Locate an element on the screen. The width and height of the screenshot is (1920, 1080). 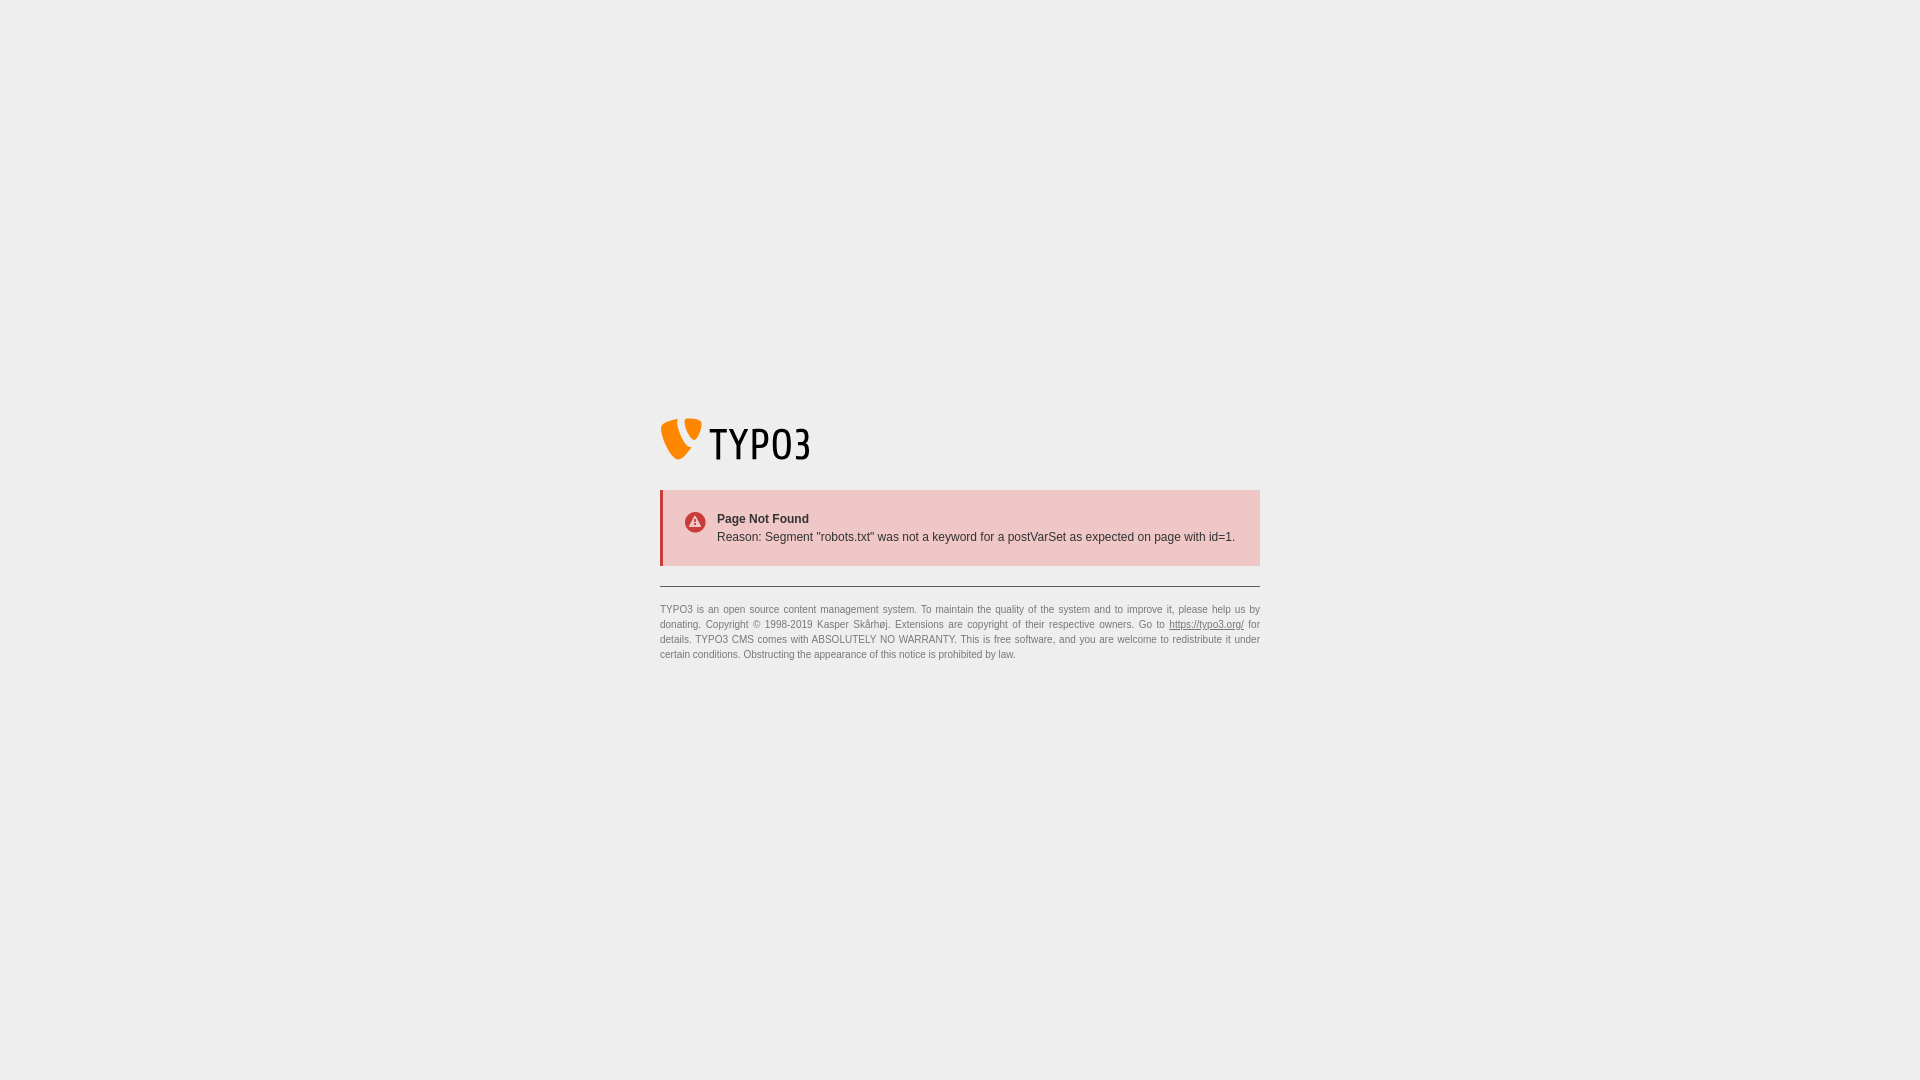
'https://typo3.org/' is located at coordinates (1205, 623).